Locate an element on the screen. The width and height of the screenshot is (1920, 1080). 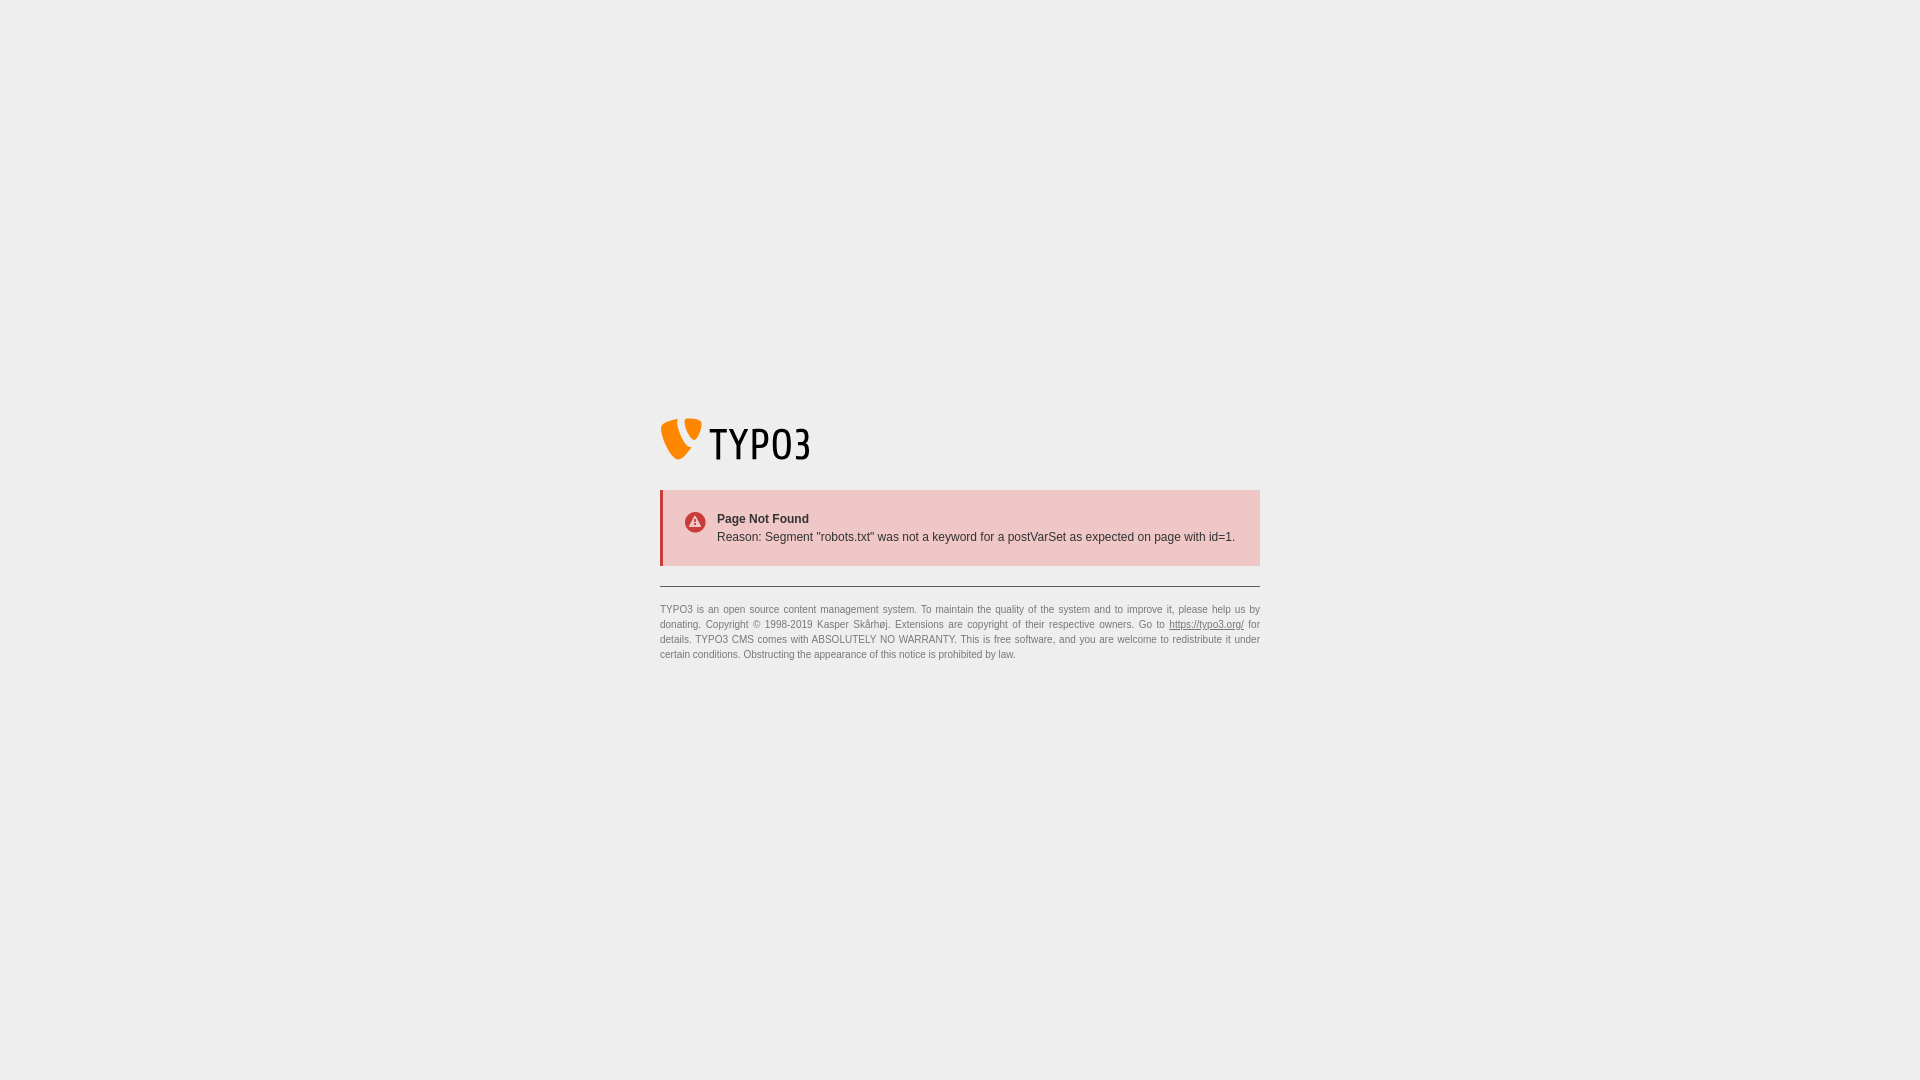
'https://typo3.org/' is located at coordinates (1205, 623).